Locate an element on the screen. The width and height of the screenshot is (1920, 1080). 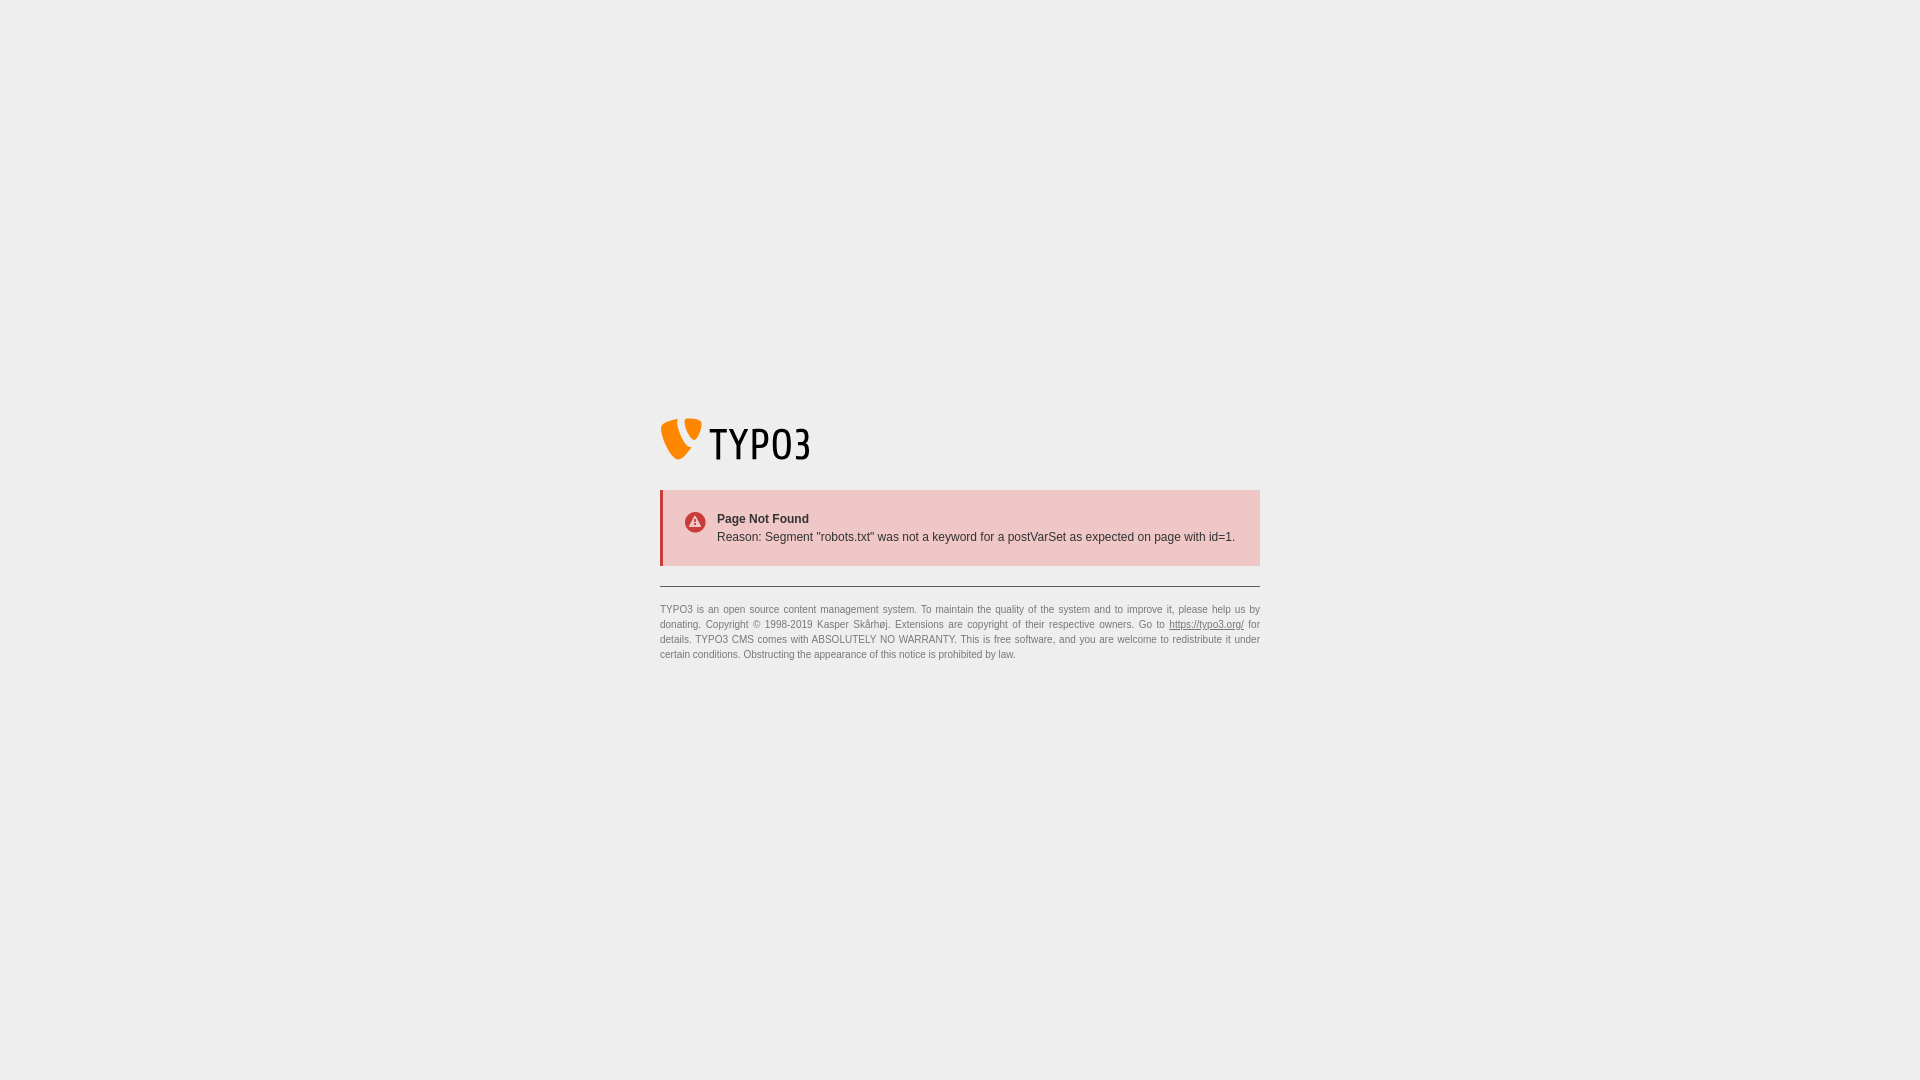
'https://typo3.org/' is located at coordinates (1205, 623).